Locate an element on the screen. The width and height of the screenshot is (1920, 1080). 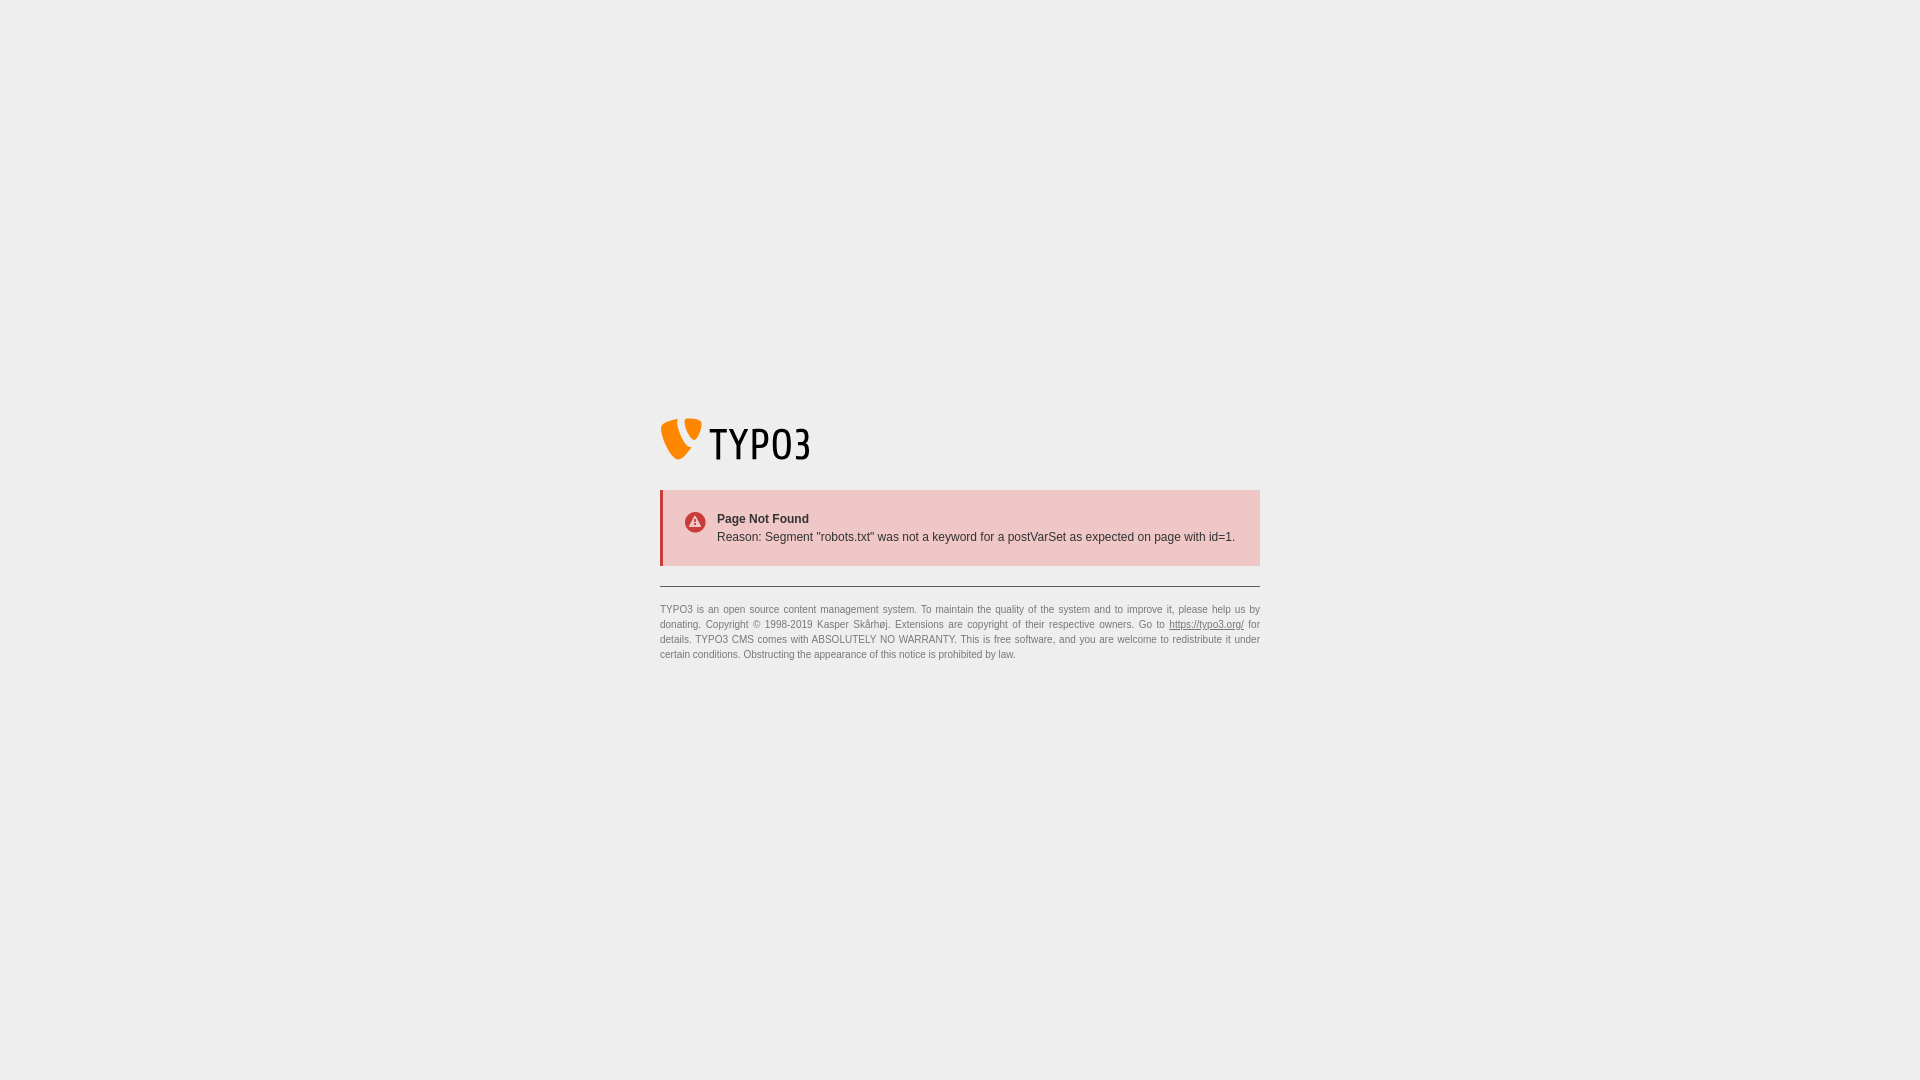
'https://typo3.org/' is located at coordinates (1205, 623).